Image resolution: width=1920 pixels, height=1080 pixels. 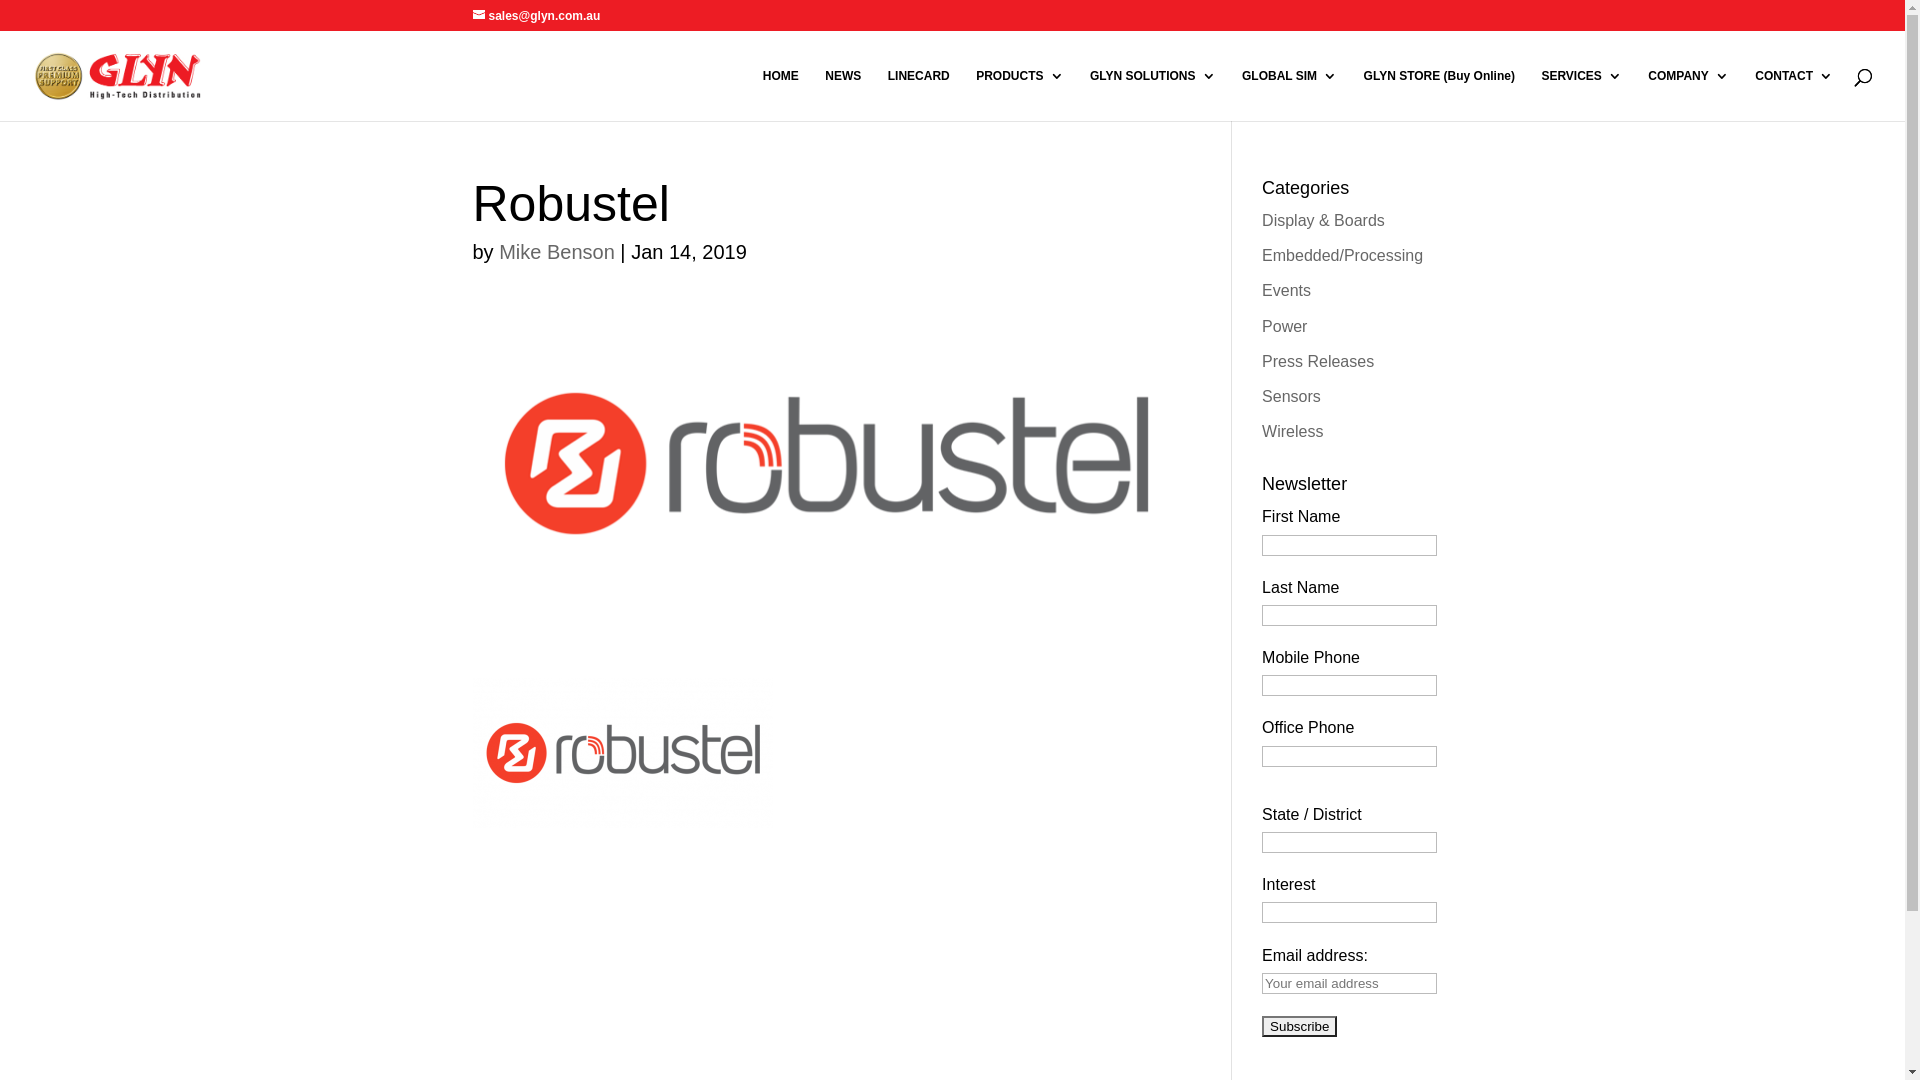 I want to click on 'SERVICES', so click(x=1579, y=95).